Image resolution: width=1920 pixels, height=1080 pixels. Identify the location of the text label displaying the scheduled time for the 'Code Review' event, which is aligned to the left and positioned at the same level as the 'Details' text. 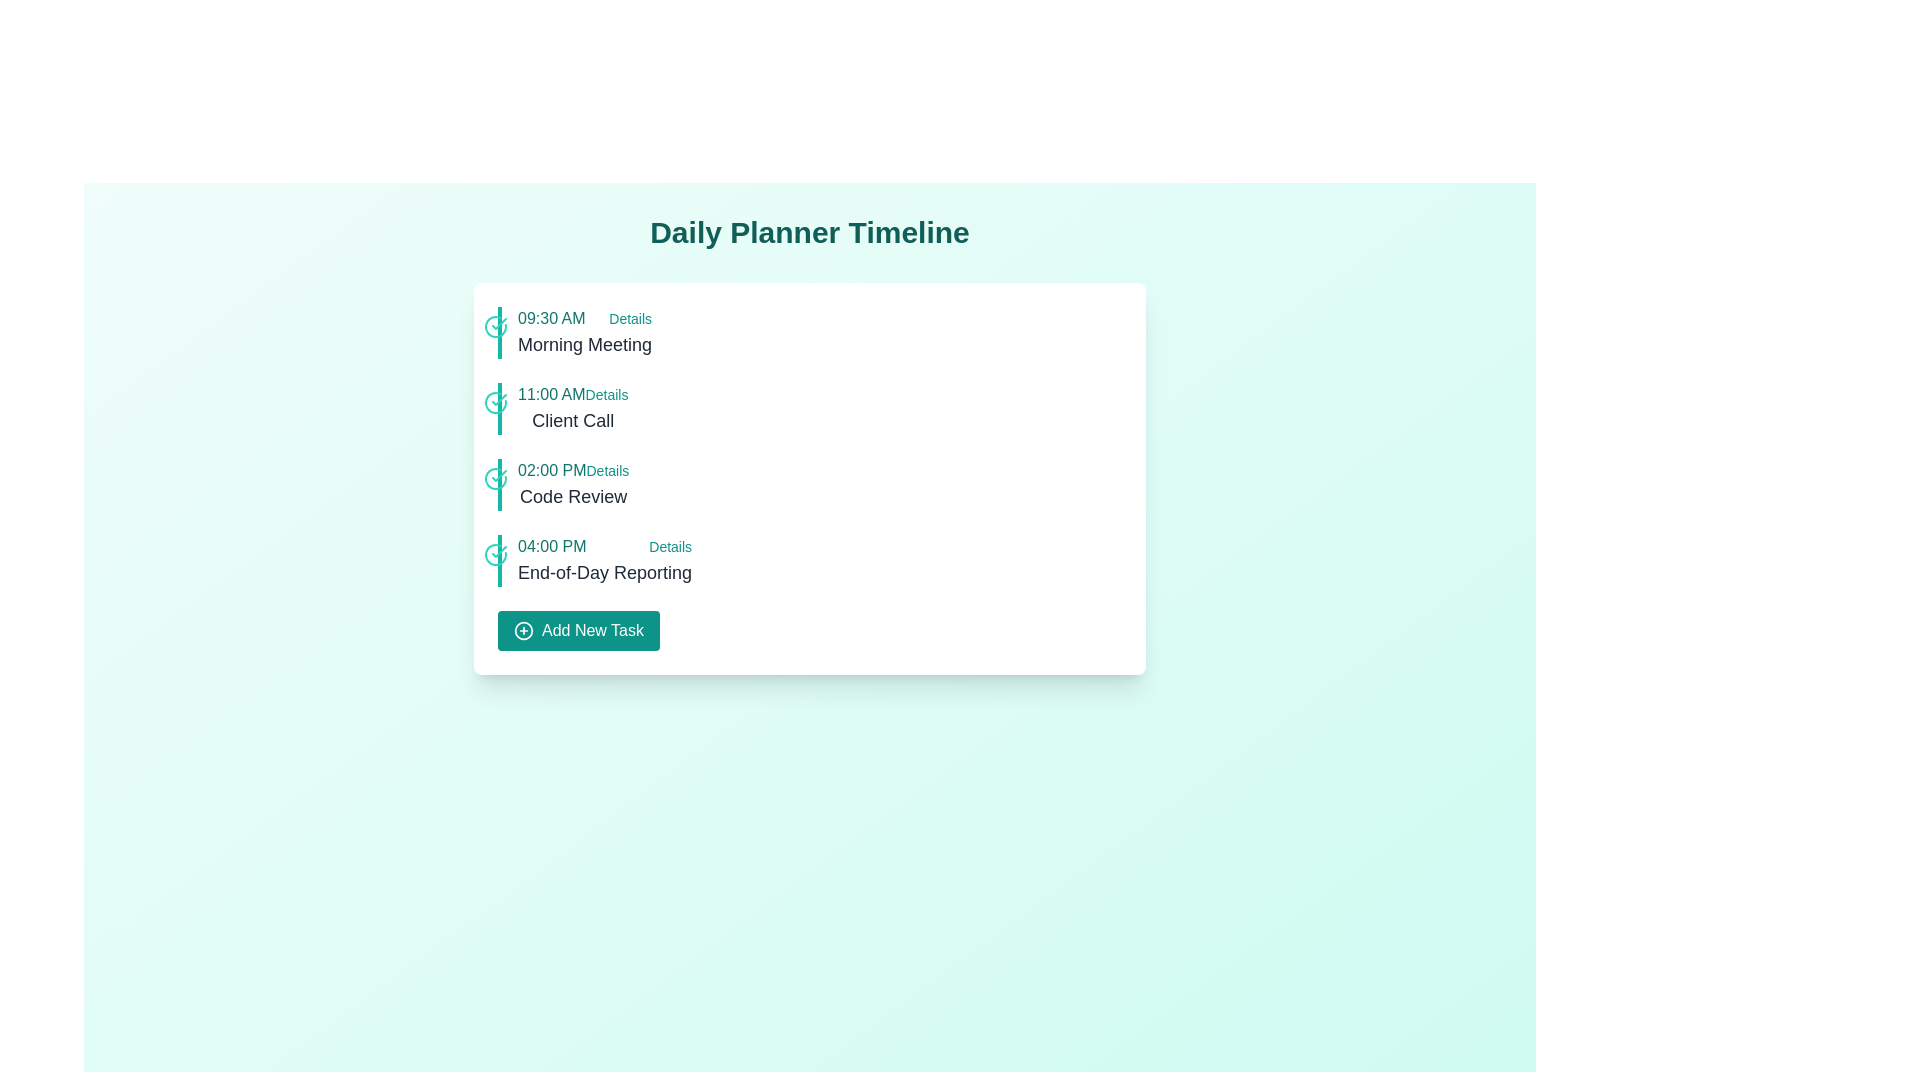
(552, 470).